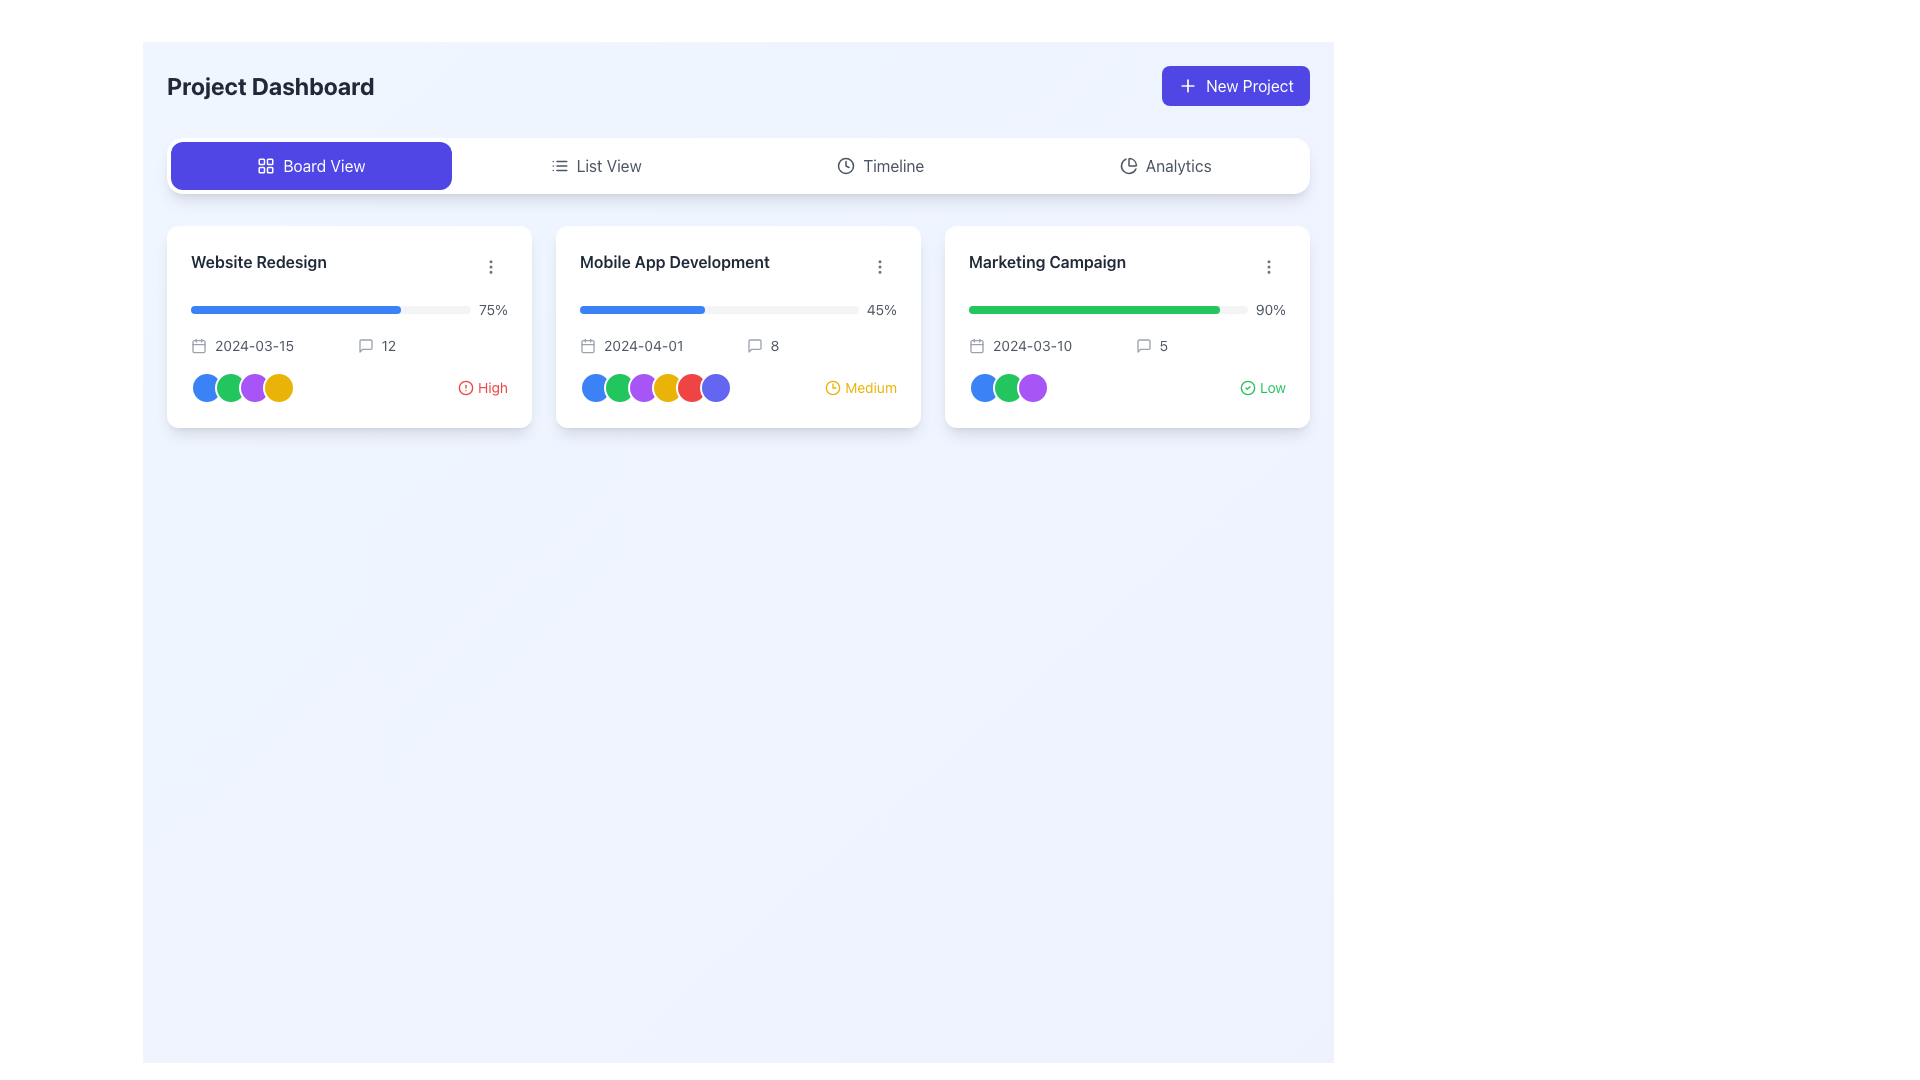 The image size is (1920, 1080). What do you see at coordinates (1188, 84) in the screenshot?
I see `the icon inside the 'New Project' button, located to the left of the text 'New Project' in the top-right corner of the application interface` at bounding box center [1188, 84].